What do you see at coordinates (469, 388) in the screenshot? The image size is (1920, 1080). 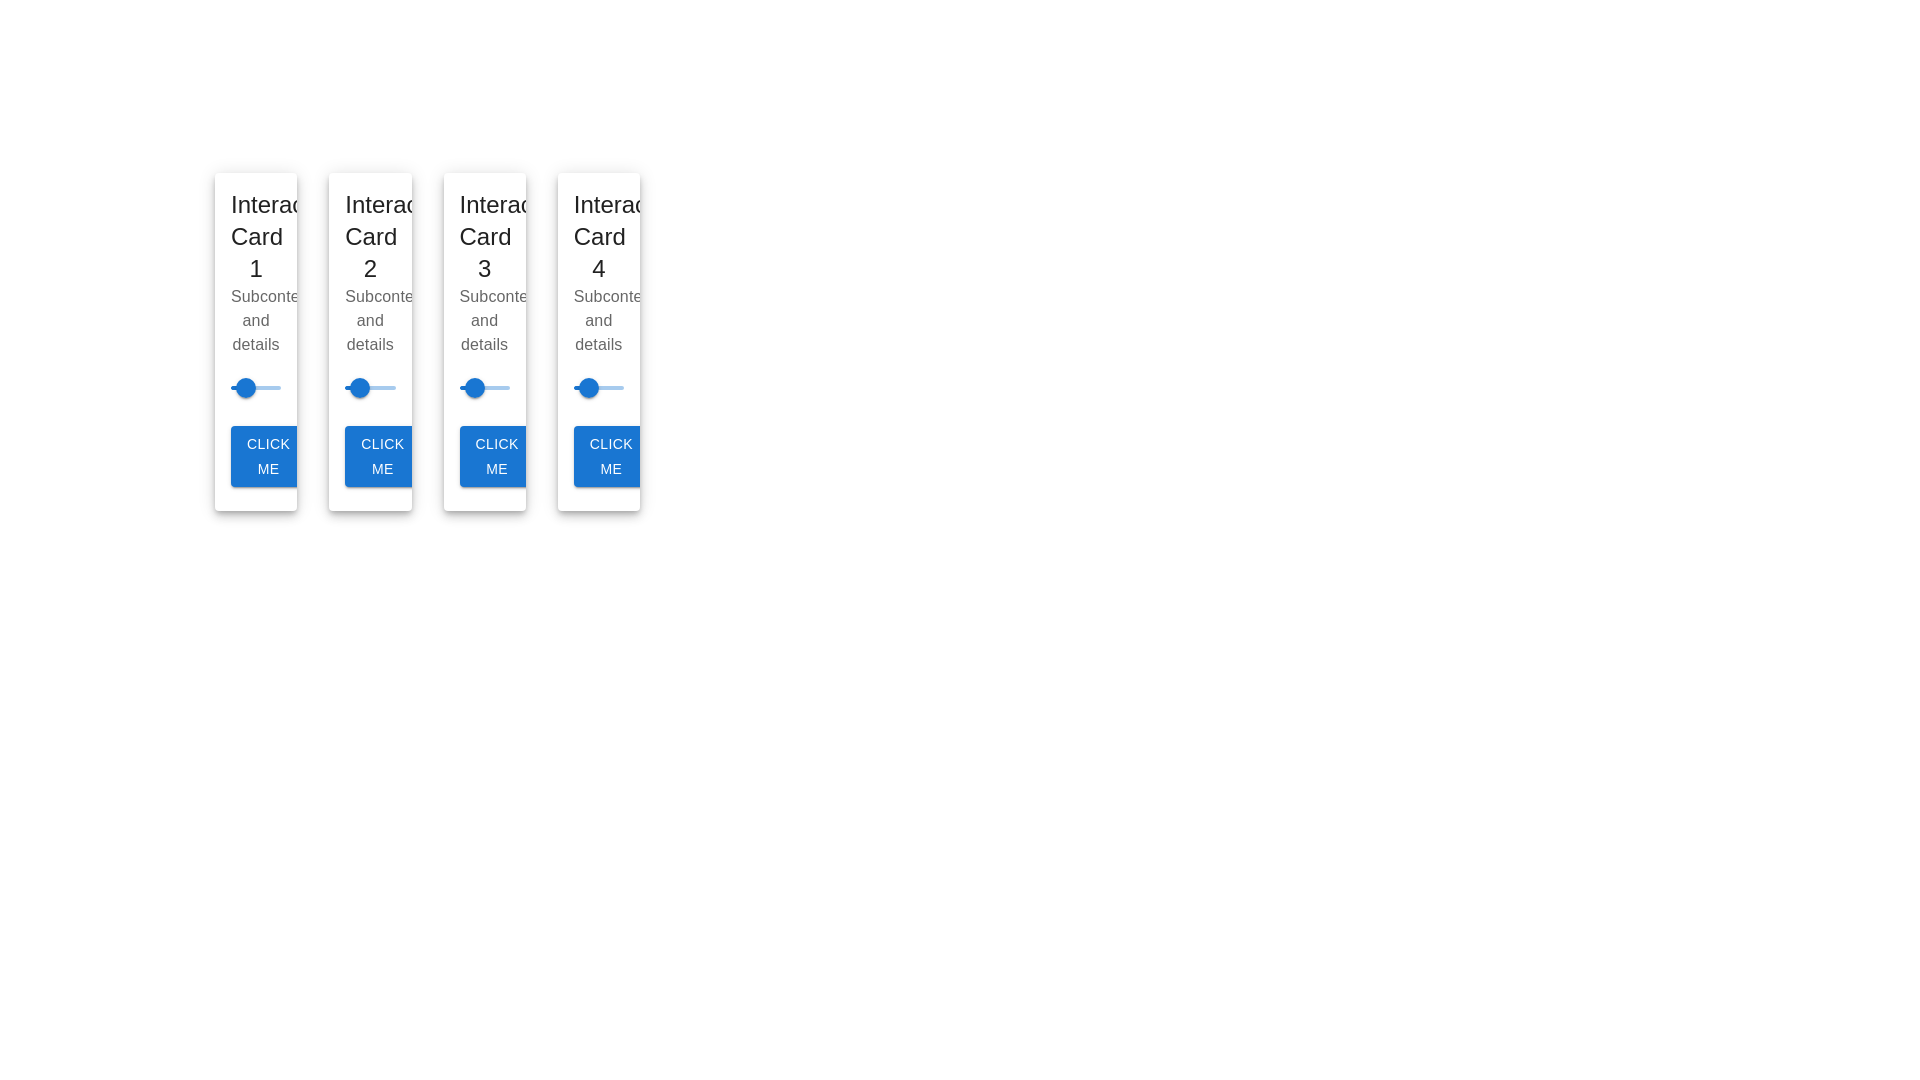 I see `the slider value` at bounding box center [469, 388].